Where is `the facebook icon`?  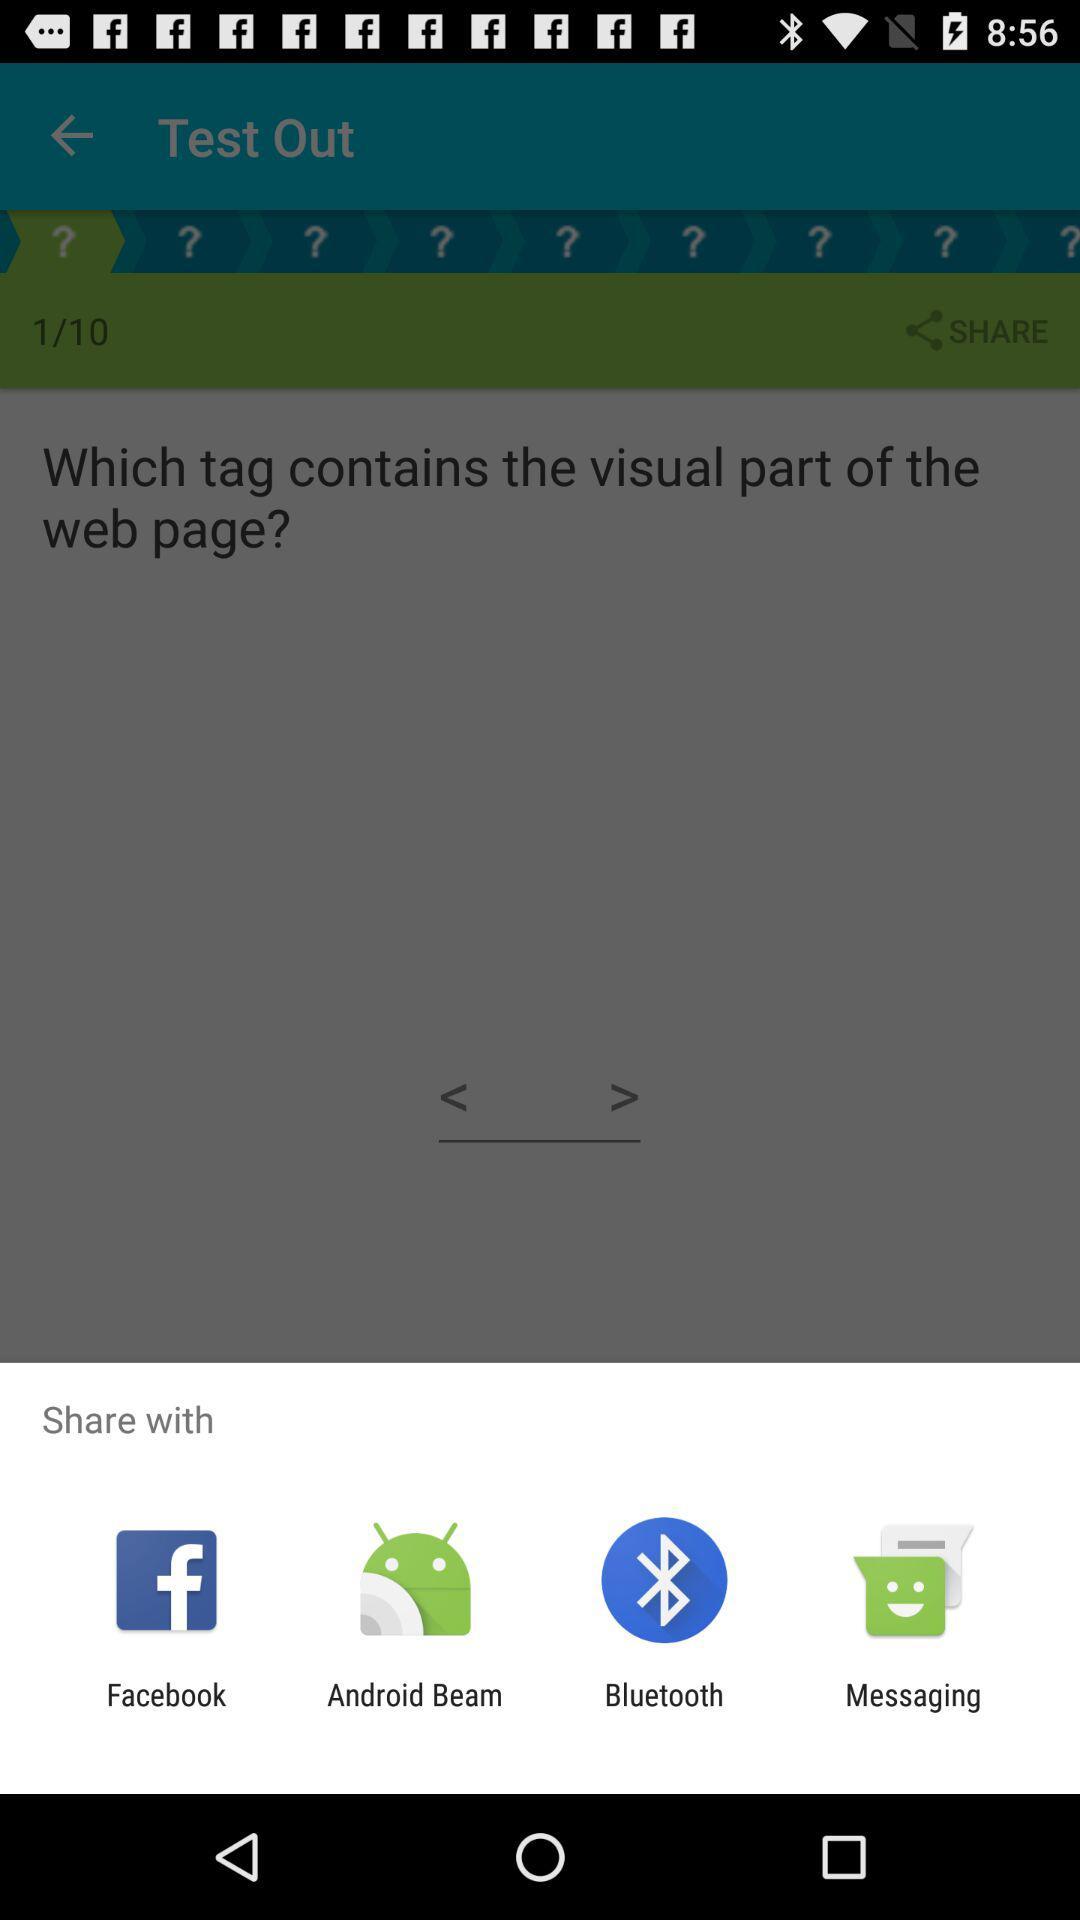 the facebook icon is located at coordinates (165, 1711).